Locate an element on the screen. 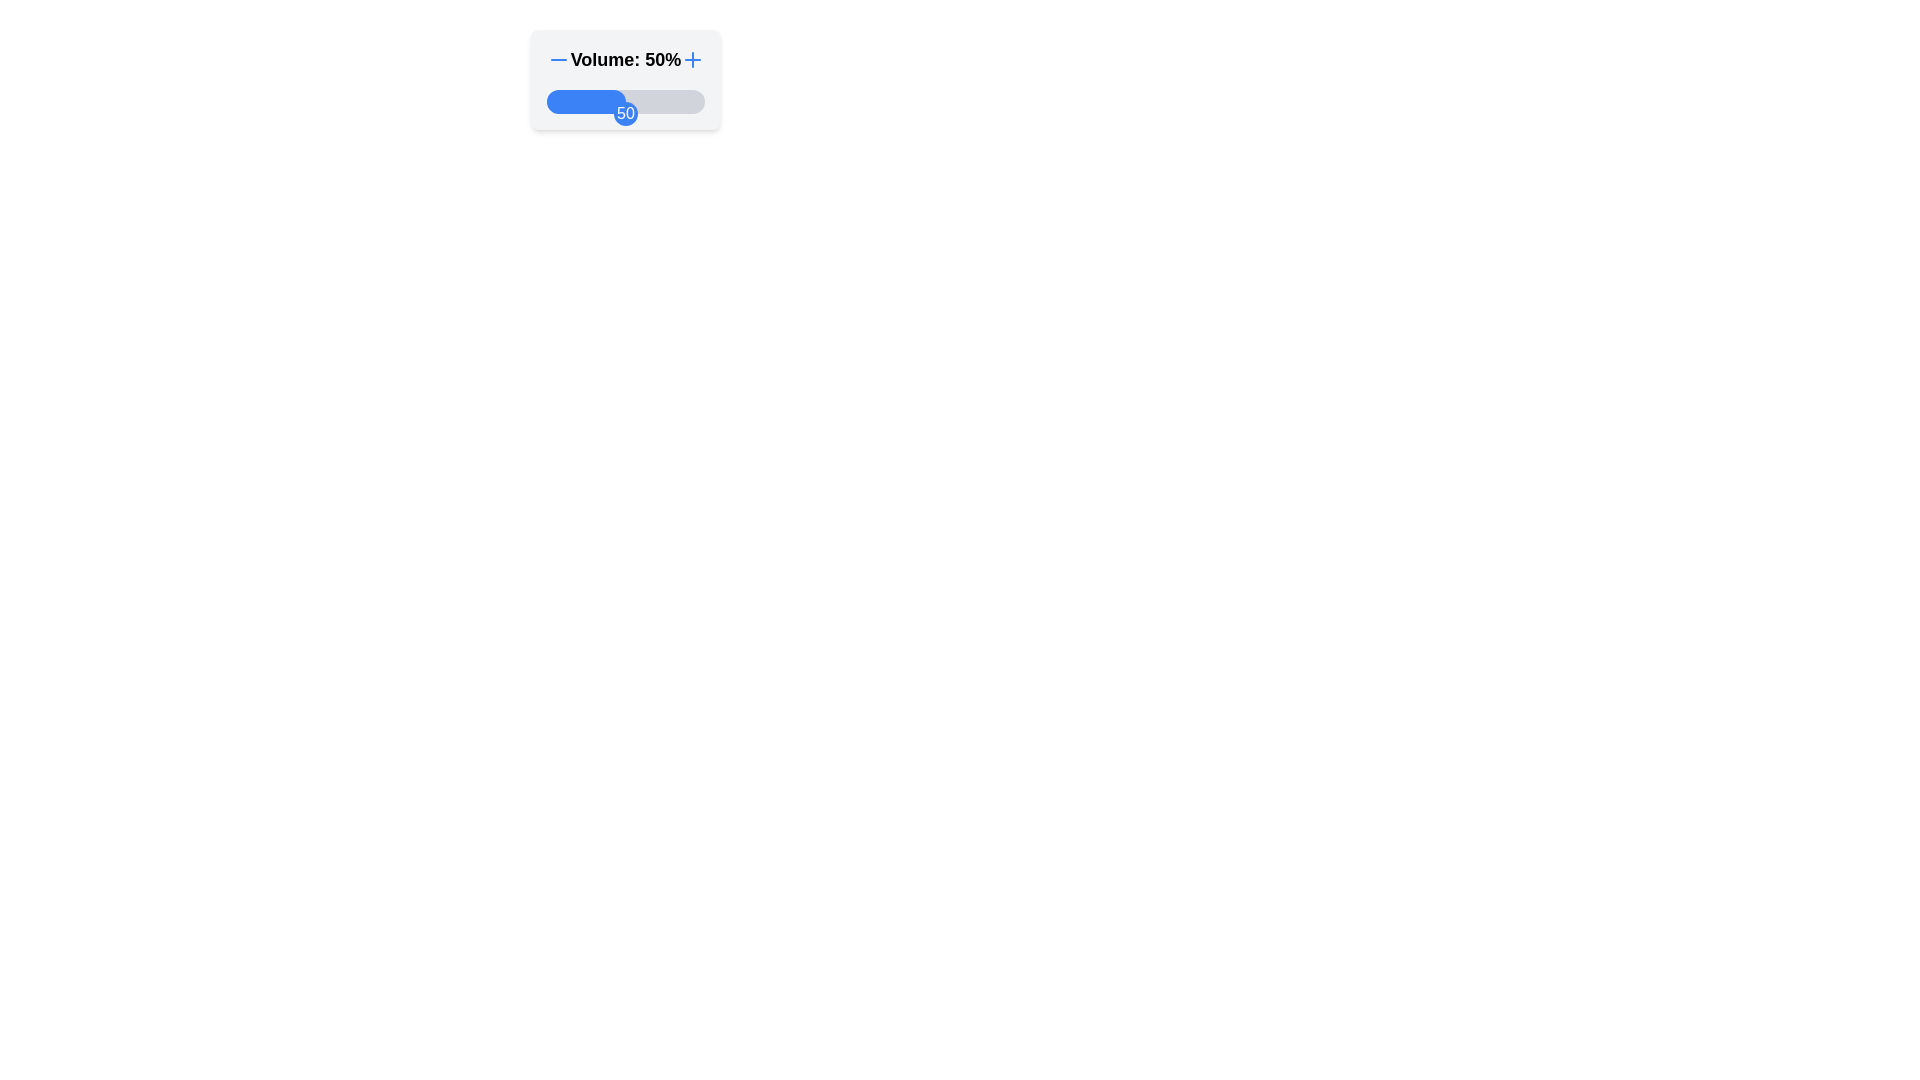 This screenshot has width=1920, height=1080. the circular blue indicator displaying '50' at the end of the horizontal slider bar, located at the middle-right side of the progress bar is located at coordinates (624, 114).